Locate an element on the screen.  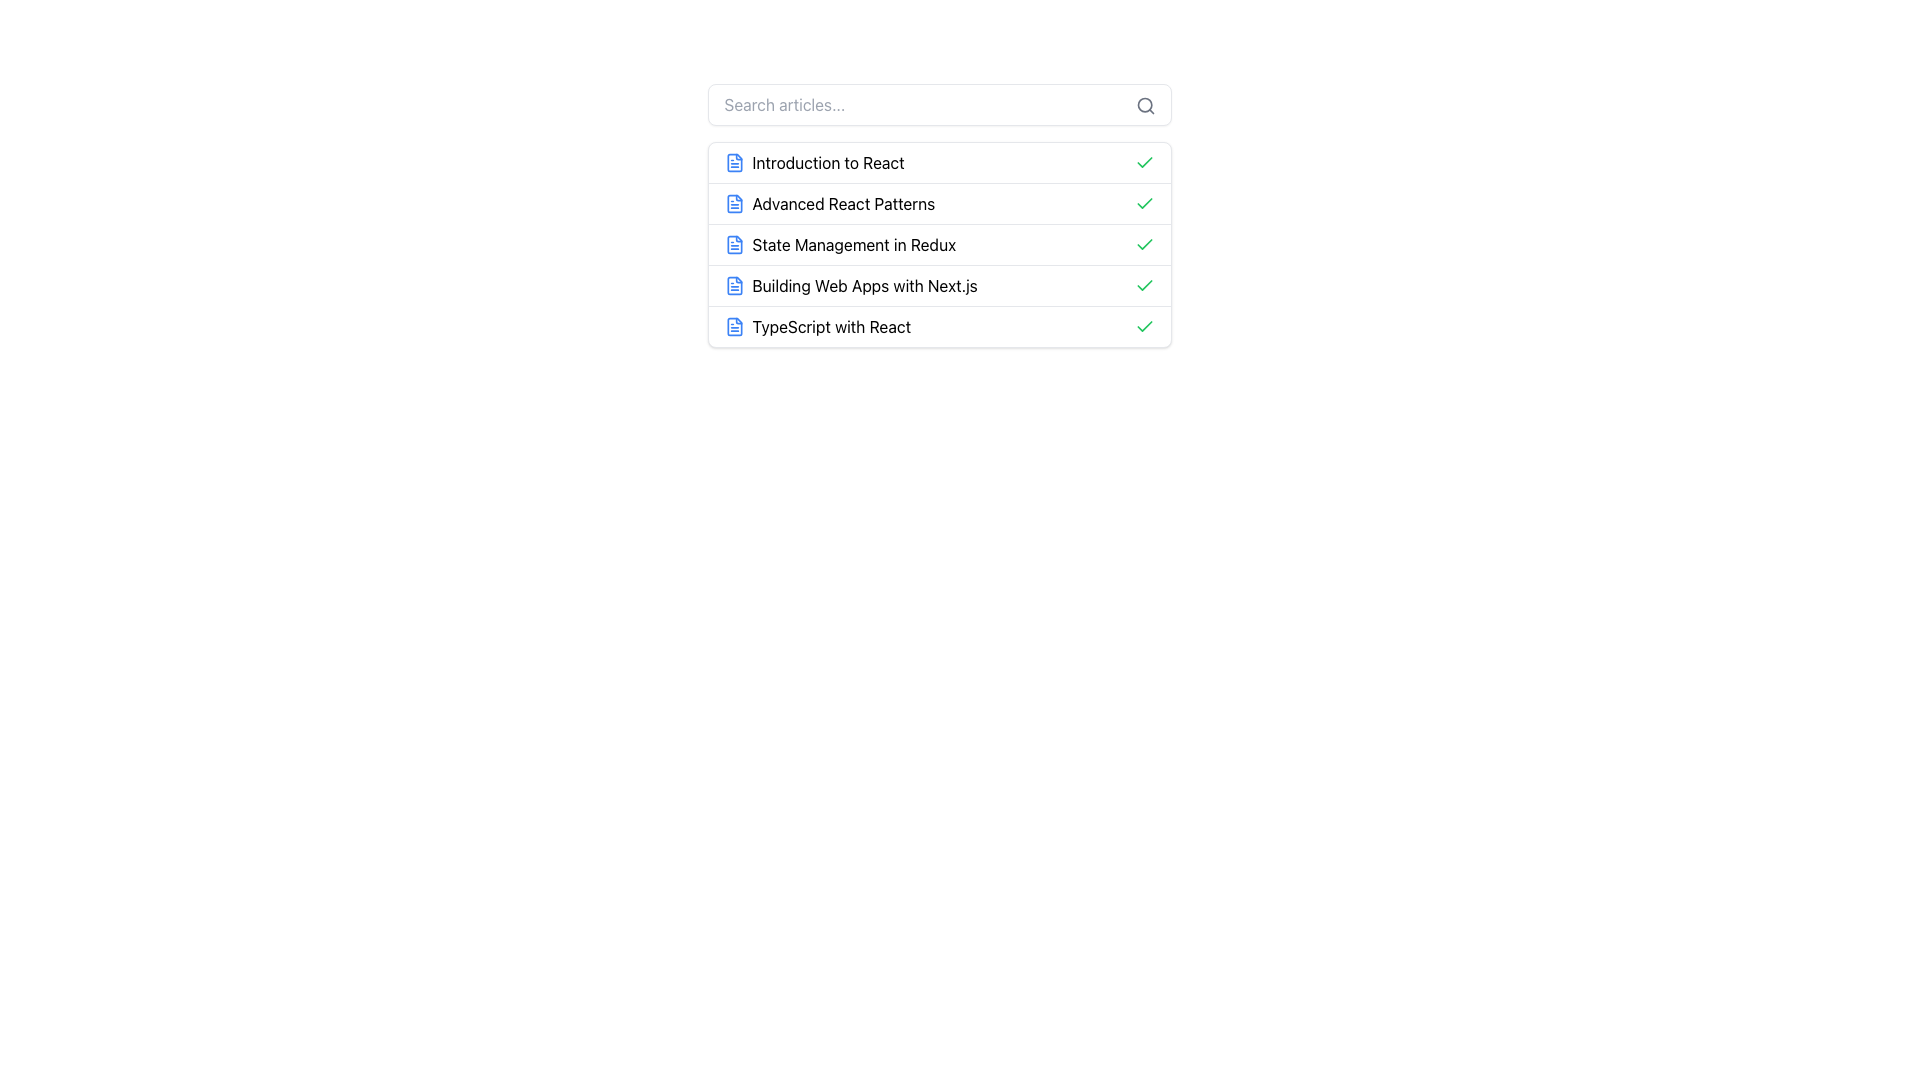
the green checkmark SVG icon next to the text 'Building Web Apps with Next.js' for options is located at coordinates (1144, 243).